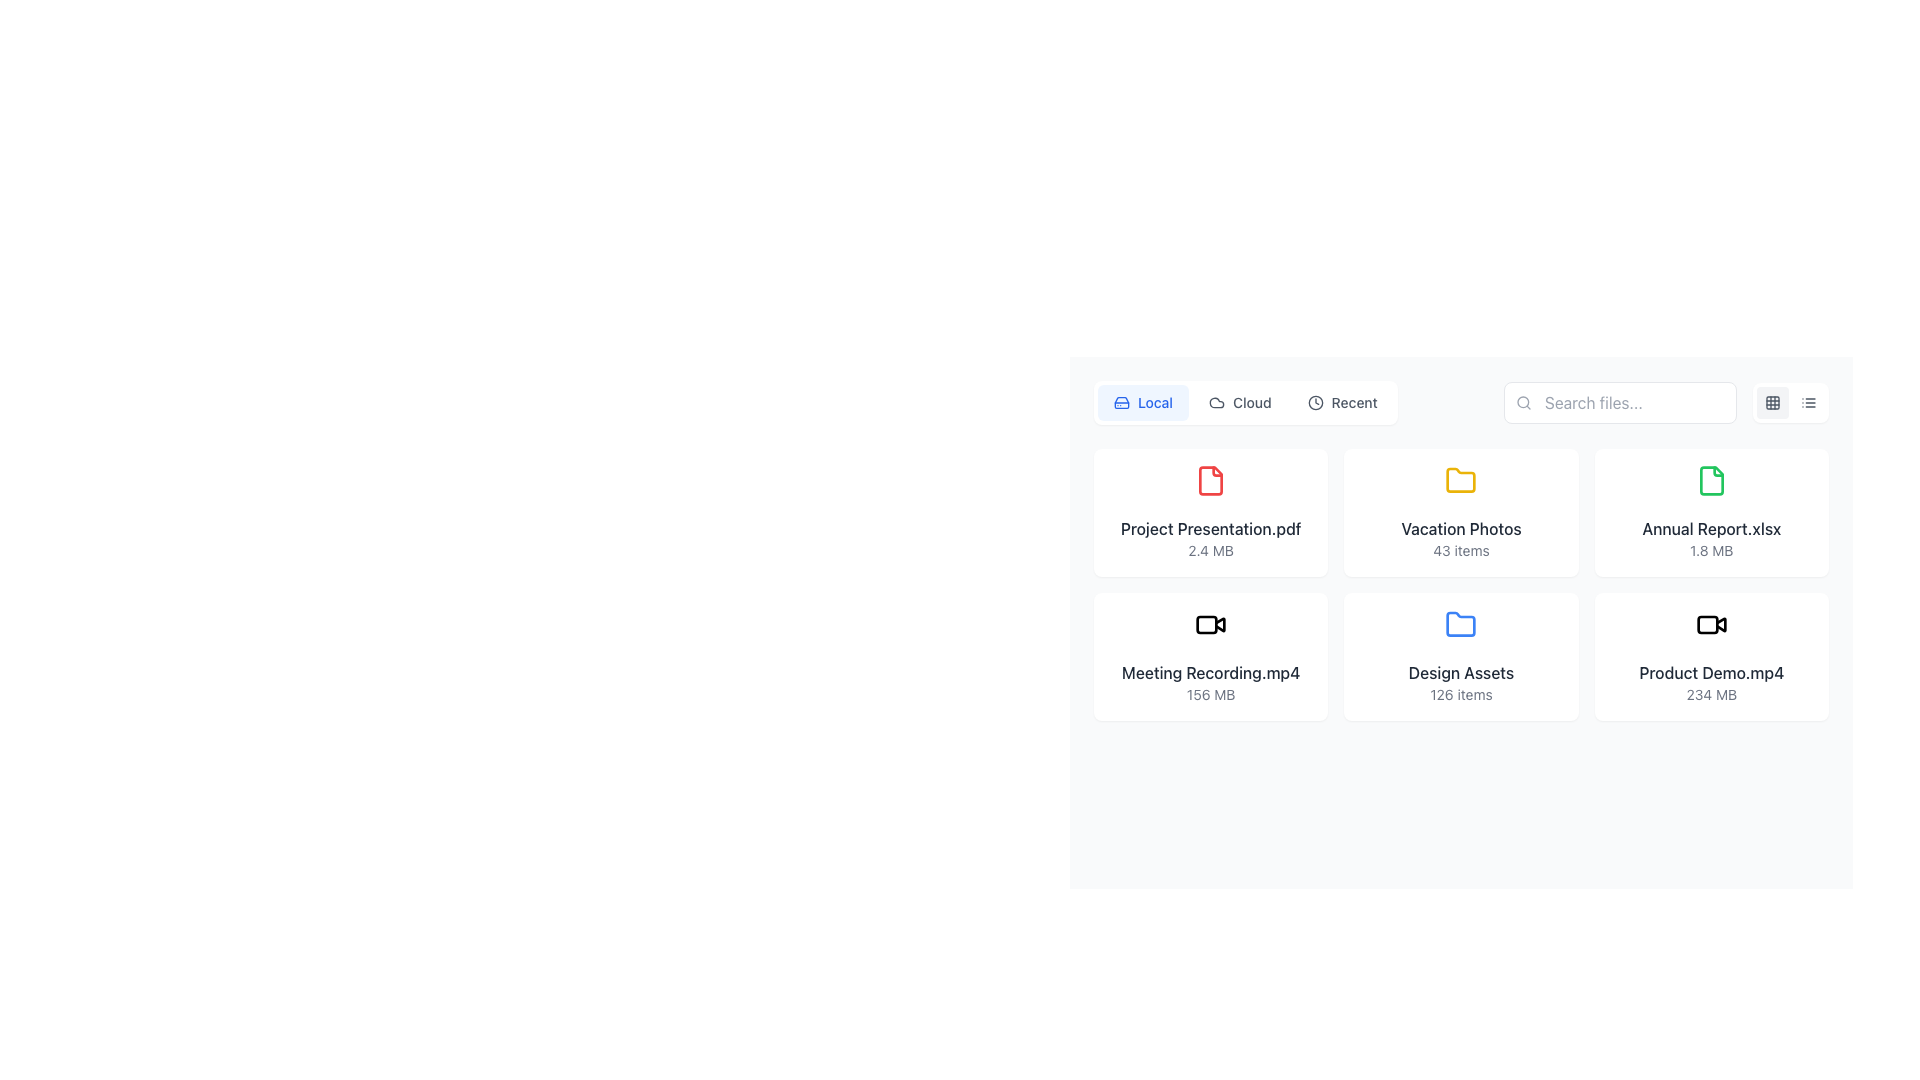 Image resolution: width=1920 pixels, height=1080 pixels. I want to click on the local storage icon located to the left of the 'Local' label, so click(1122, 402).